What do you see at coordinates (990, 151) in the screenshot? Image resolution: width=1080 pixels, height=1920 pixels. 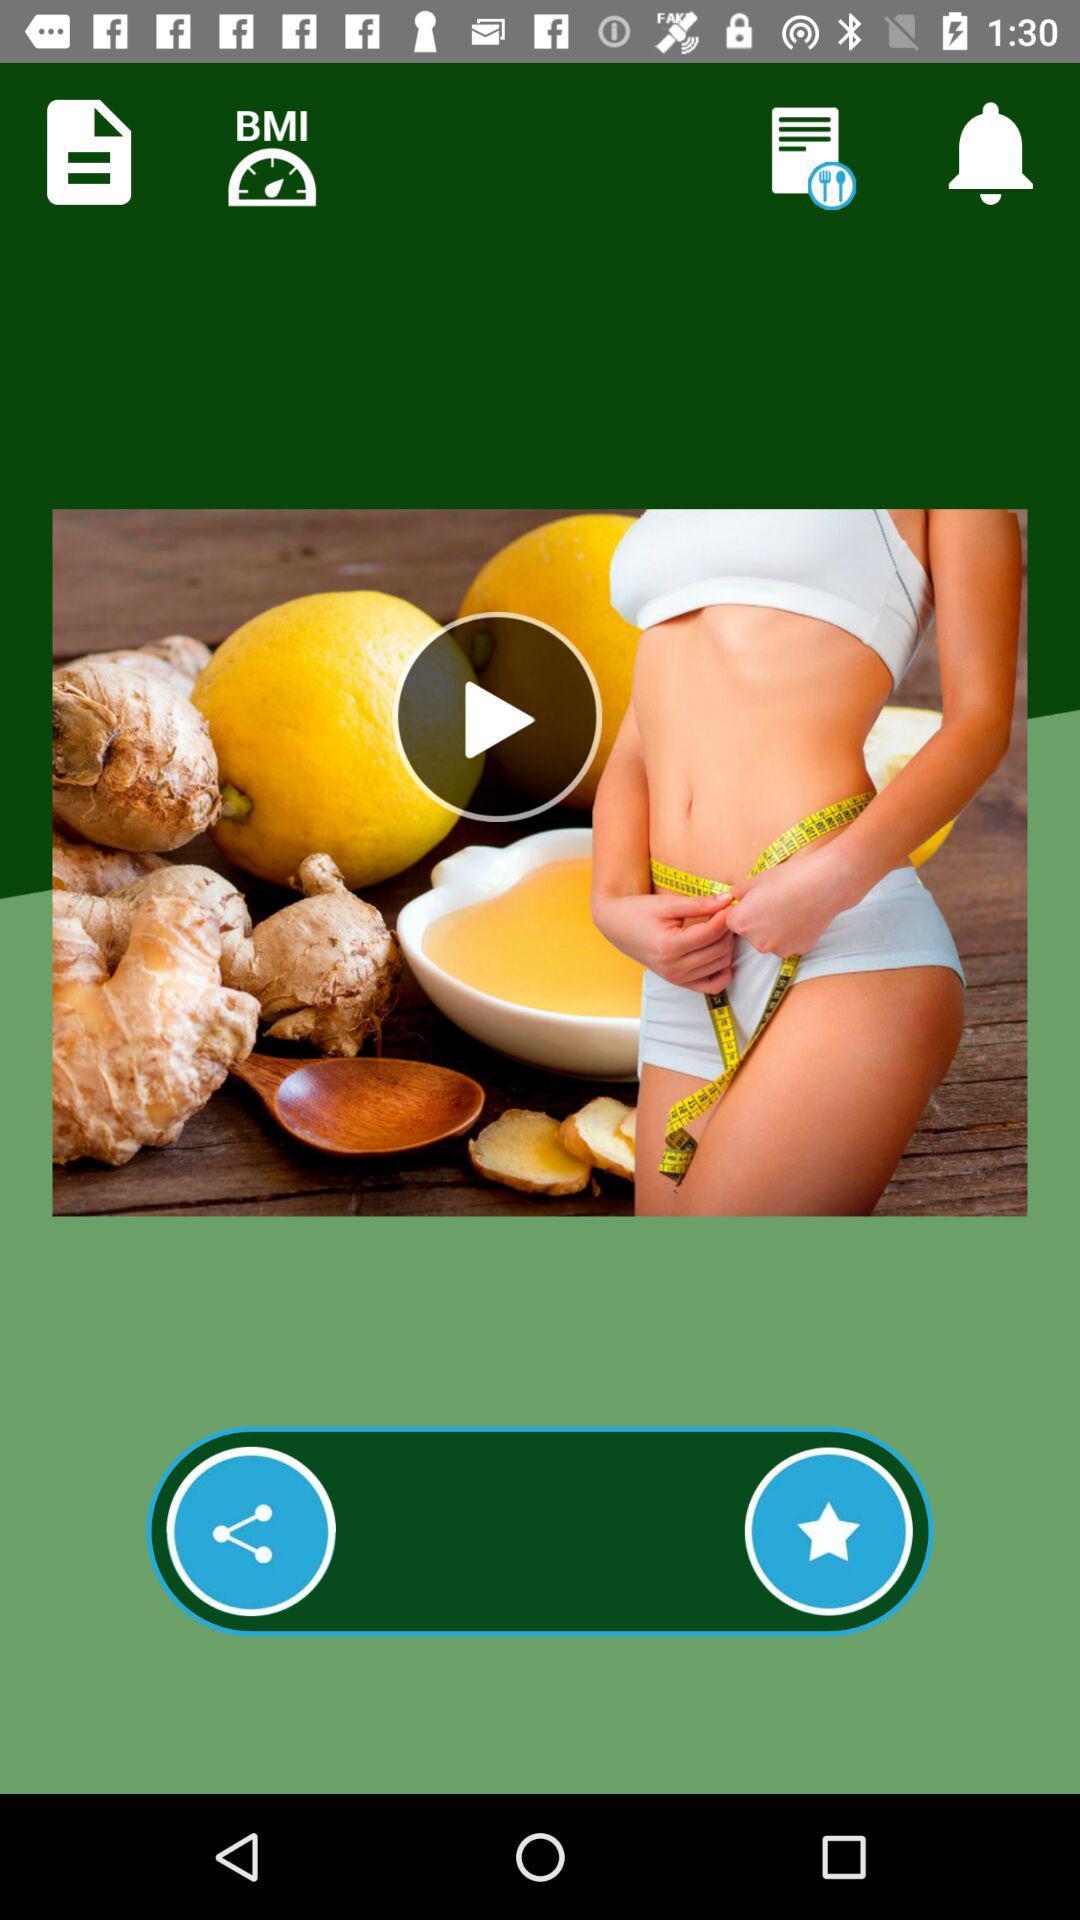 I see `check notifications` at bounding box center [990, 151].